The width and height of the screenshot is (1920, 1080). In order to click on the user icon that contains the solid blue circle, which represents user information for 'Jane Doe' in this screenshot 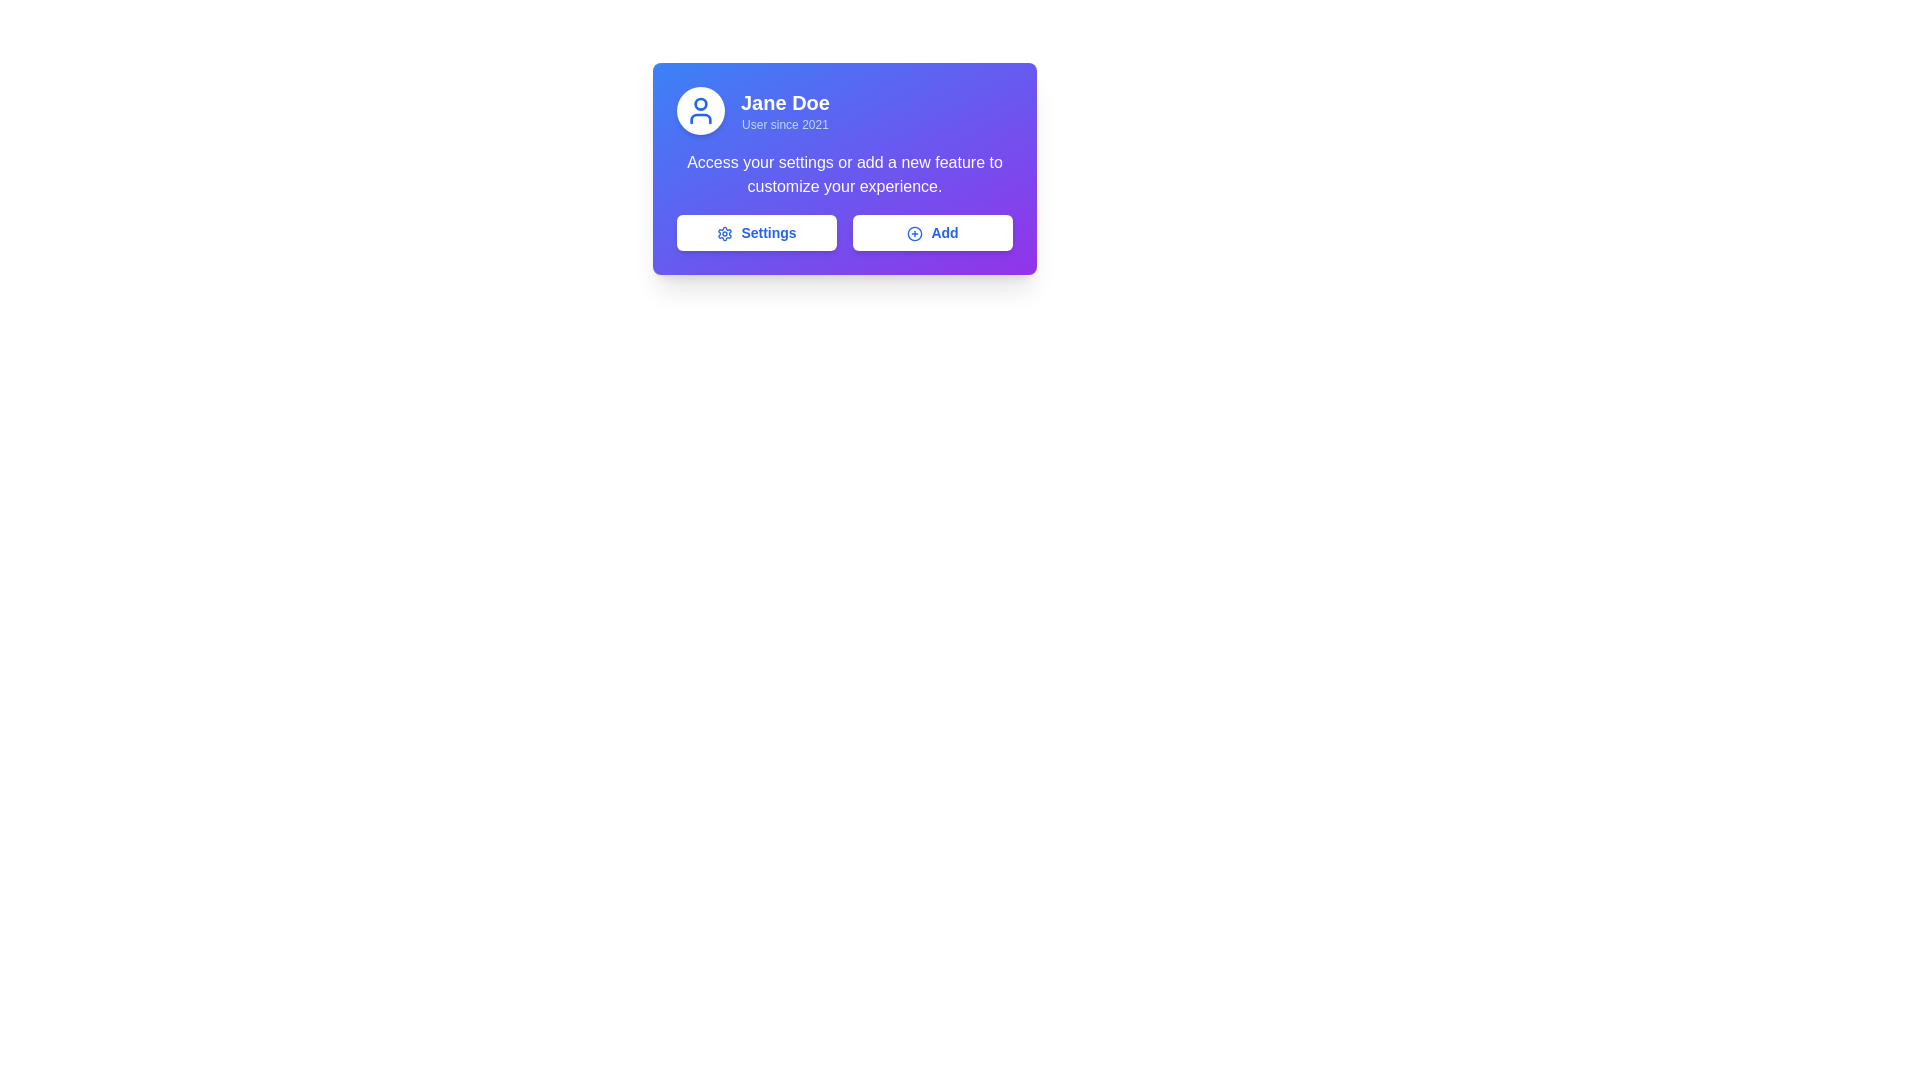, I will do `click(700, 104)`.